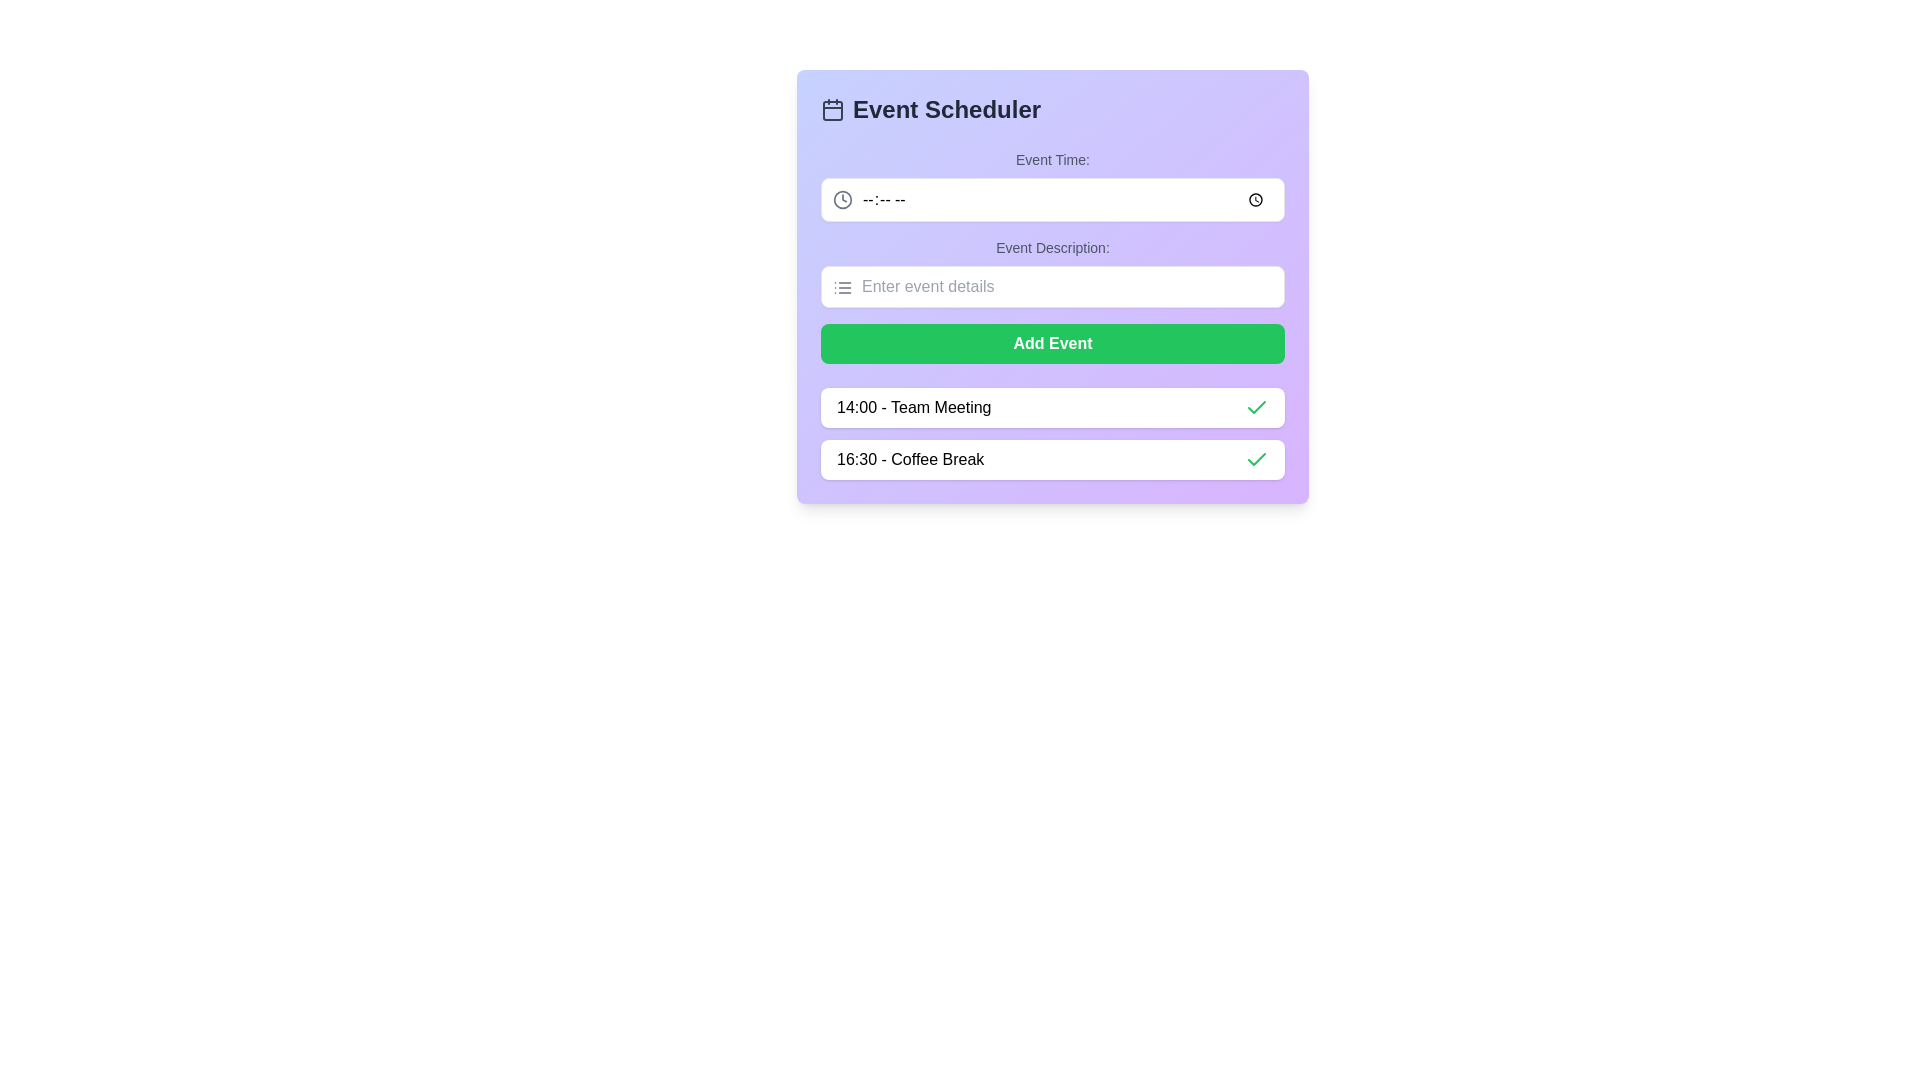 This screenshot has height=1080, width=1920. I want to click on the second input field in the 'Event Scheduler' card to focus on the text box for user input, so click(1051, 273).